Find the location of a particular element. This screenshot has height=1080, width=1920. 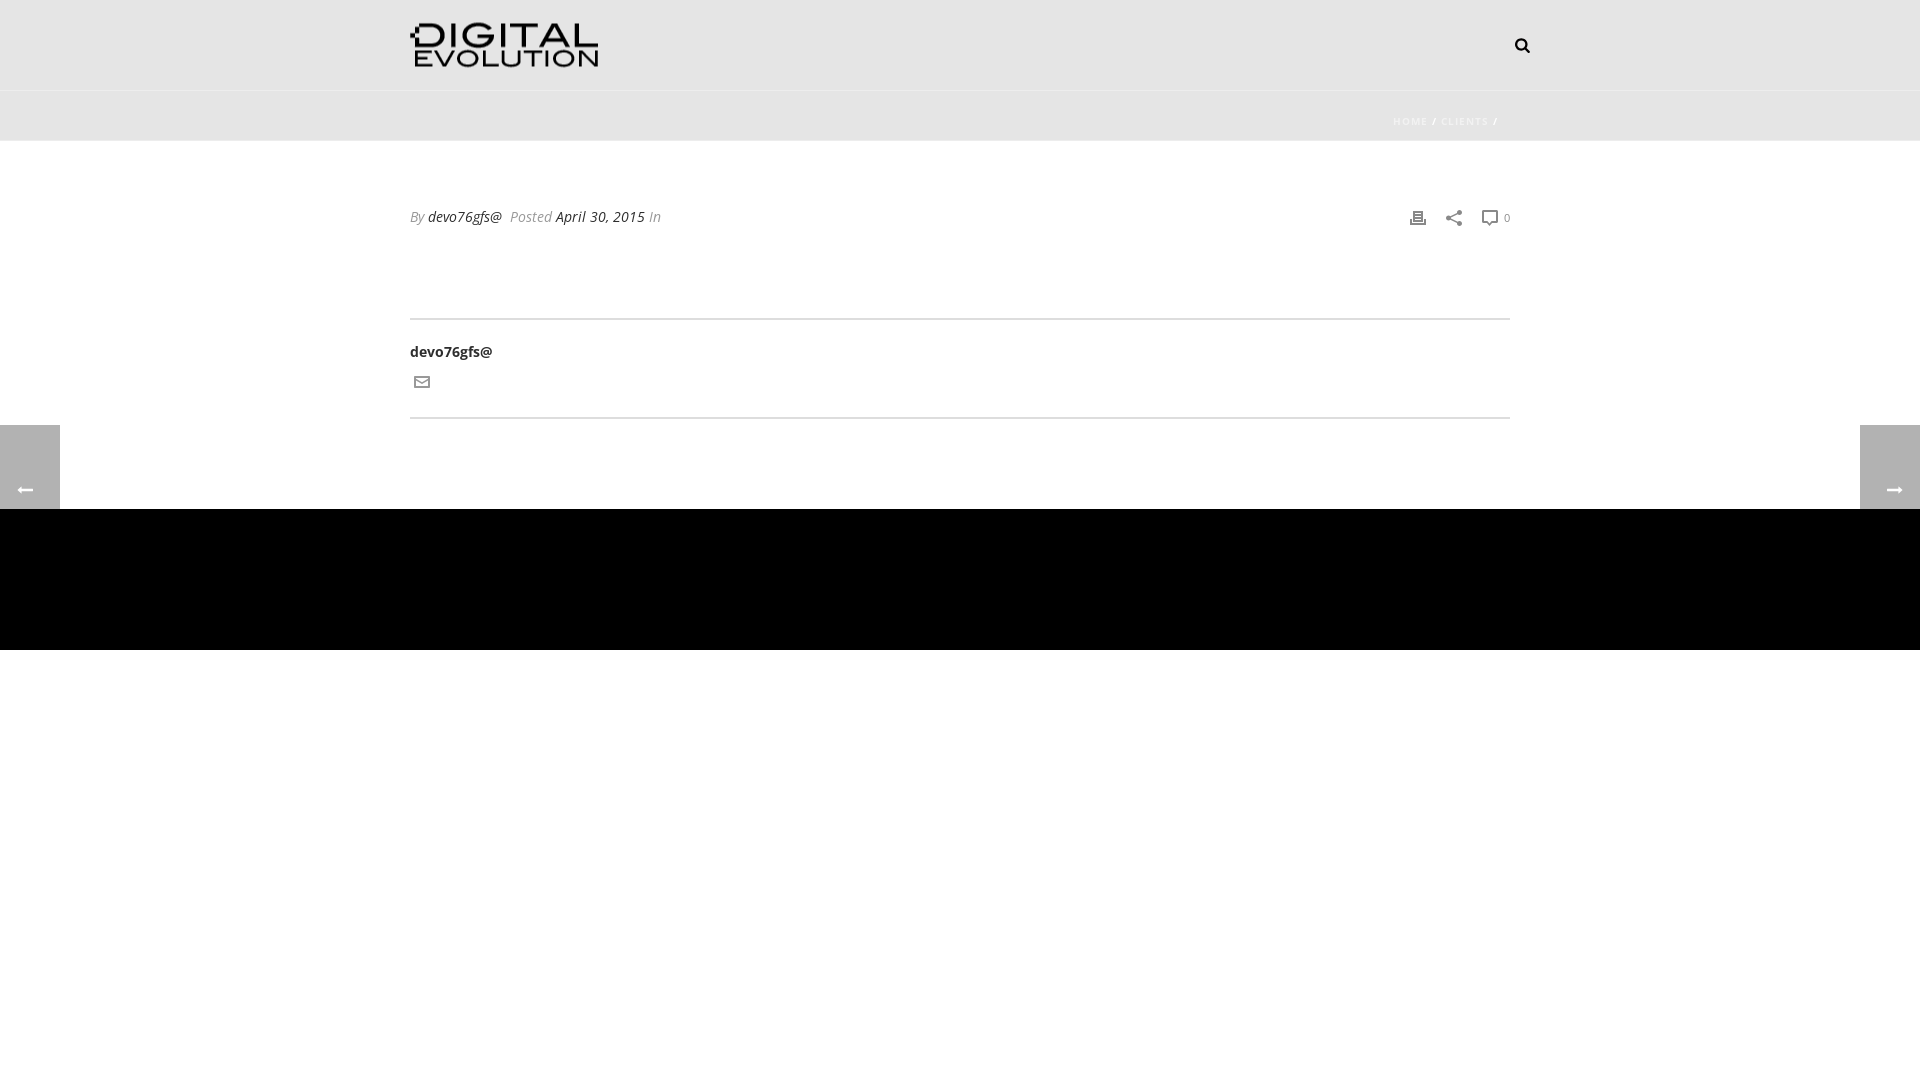

'Get in touch with me via email' is located at coordinates (421, 384).